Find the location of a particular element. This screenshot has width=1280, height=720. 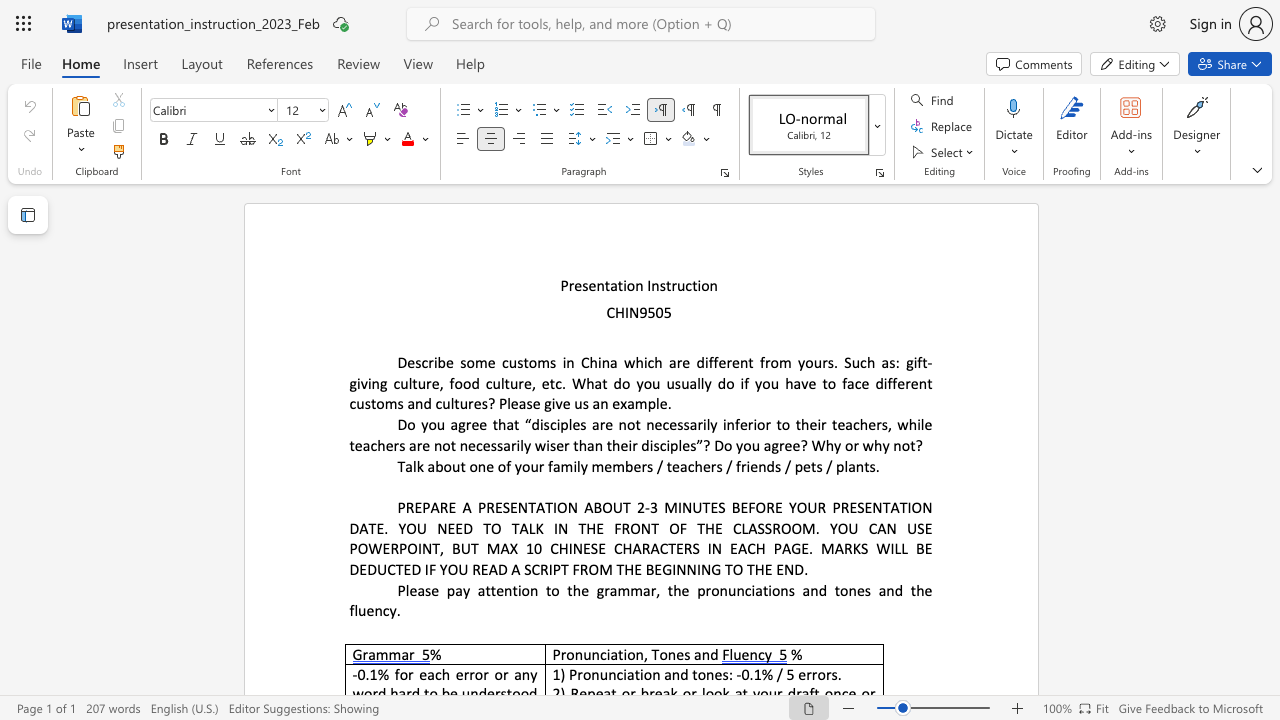

the subset text "se give us an examp" within the text "? Please give us an example." is located at coordinates (526, 403).